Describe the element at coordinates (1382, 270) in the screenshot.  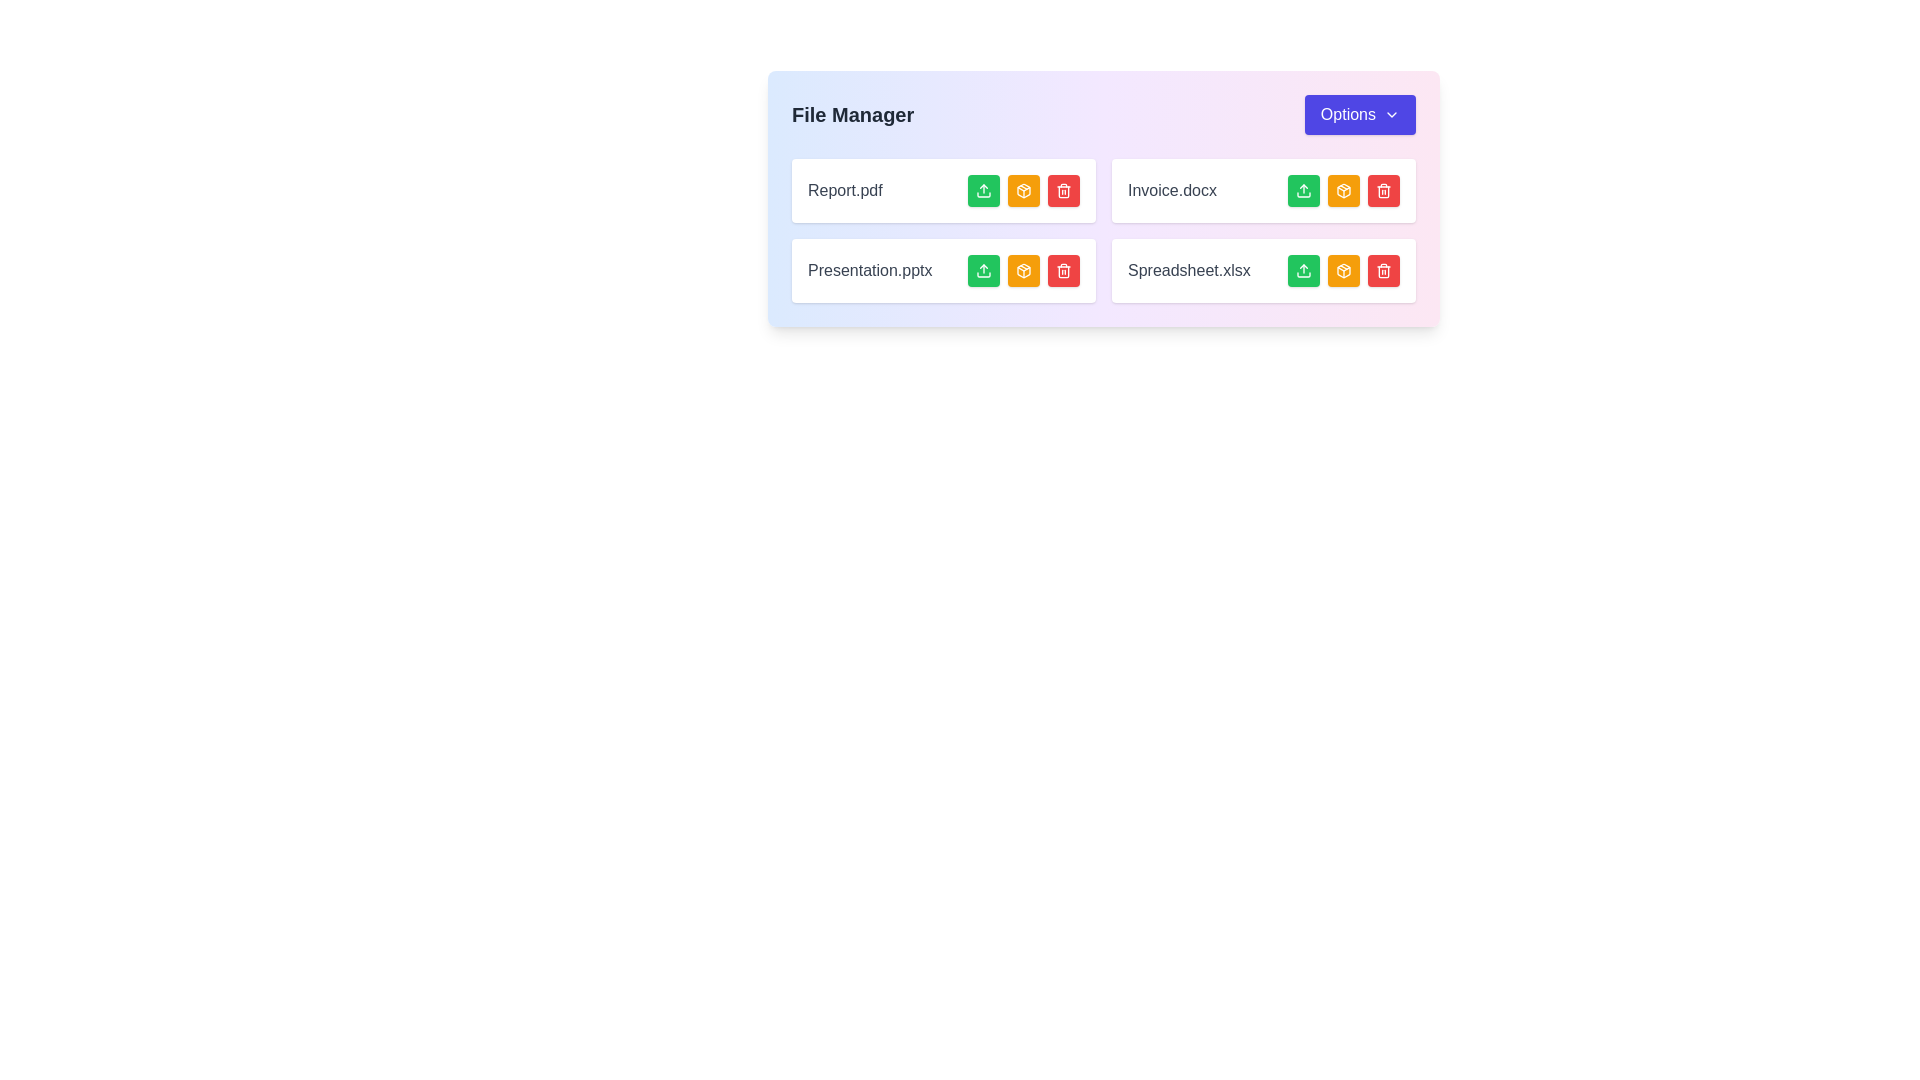
I see `the red trash bin icon within the button in the second row of the file manager's action buttons for the 'Spreadsheet.xlsx' file` at that location.